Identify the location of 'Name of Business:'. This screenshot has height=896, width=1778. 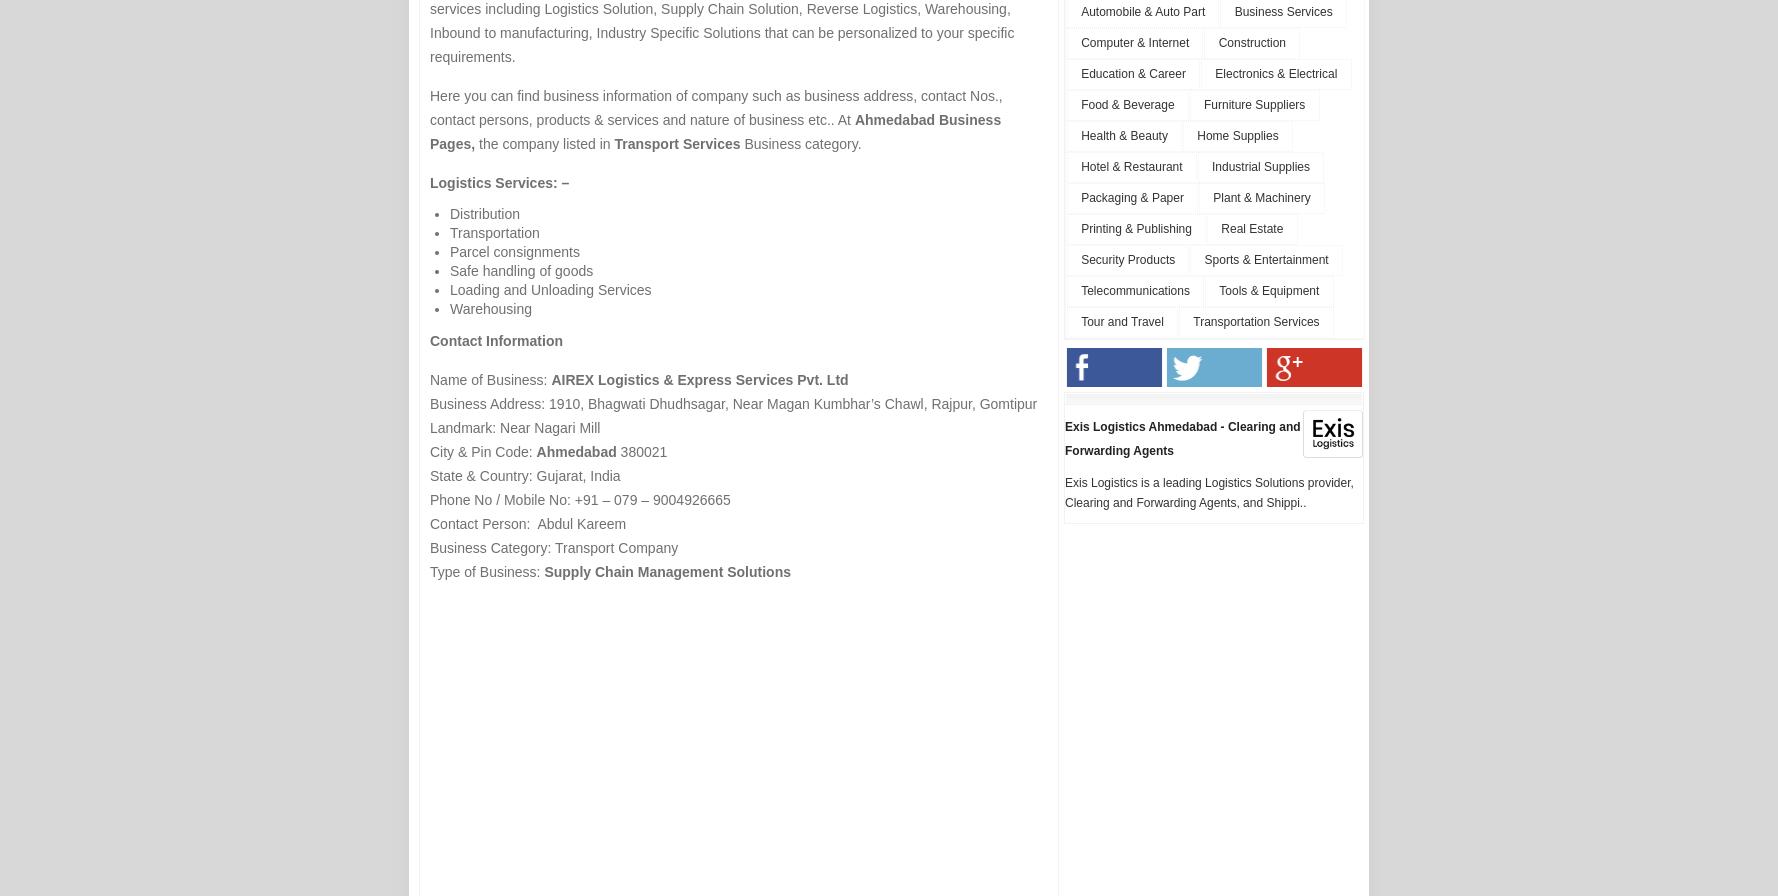
(489, 379).